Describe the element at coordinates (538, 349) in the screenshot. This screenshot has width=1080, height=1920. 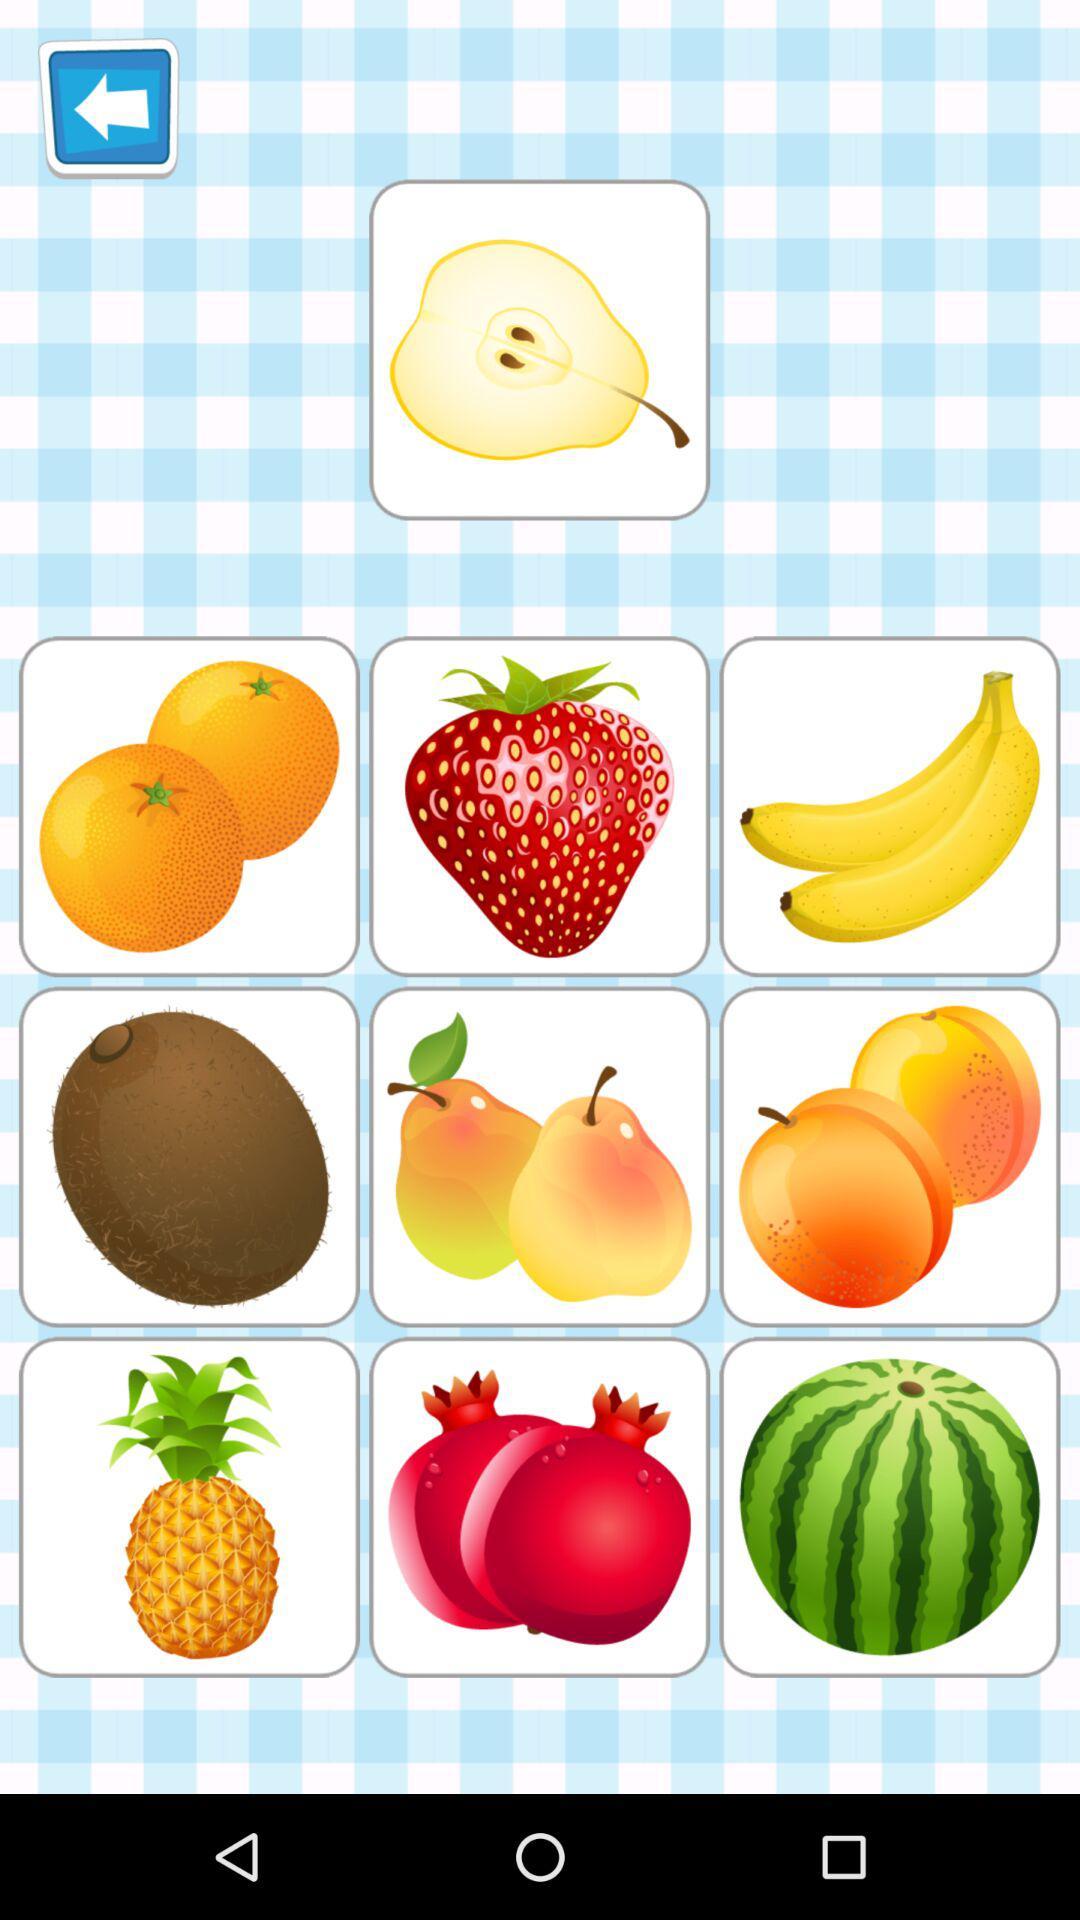
I see `top middle pear` at that location.